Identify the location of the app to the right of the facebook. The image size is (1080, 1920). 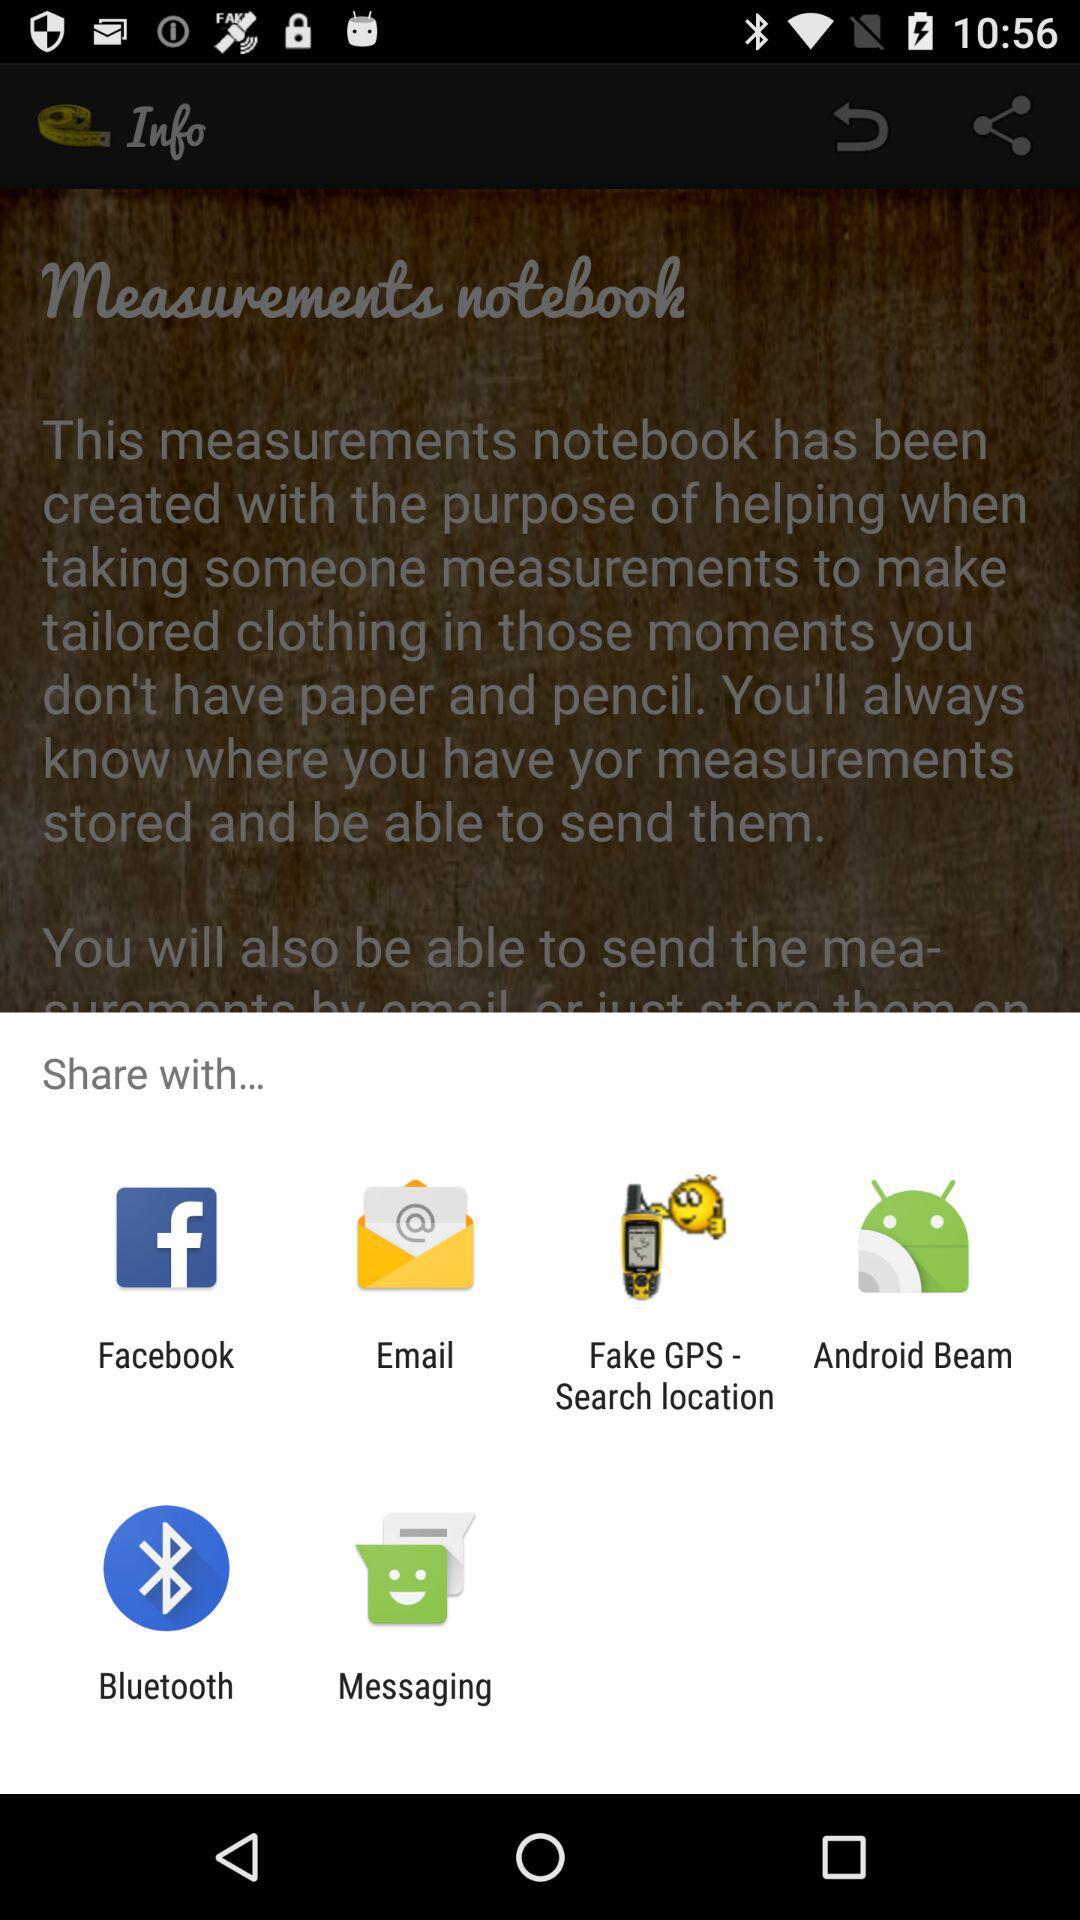
(414, 1374).